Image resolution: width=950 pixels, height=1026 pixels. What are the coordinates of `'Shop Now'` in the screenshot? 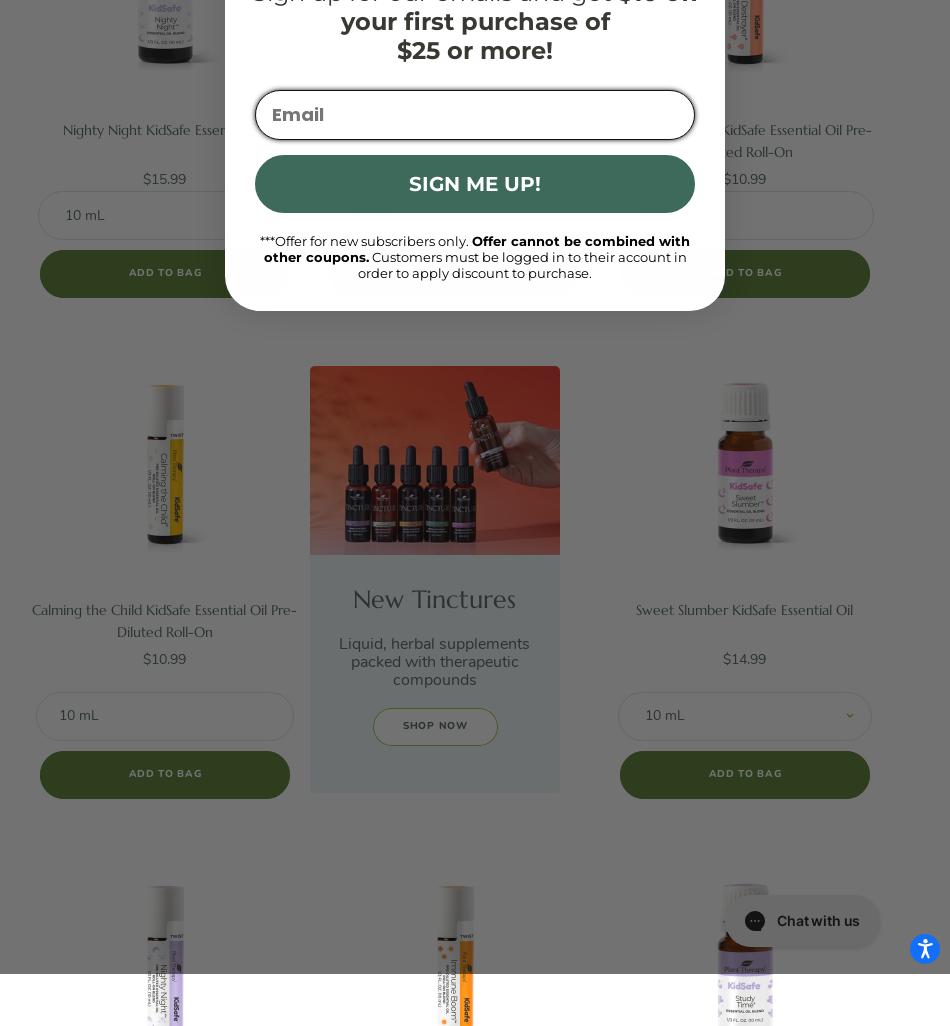 It's located at (401, 725).